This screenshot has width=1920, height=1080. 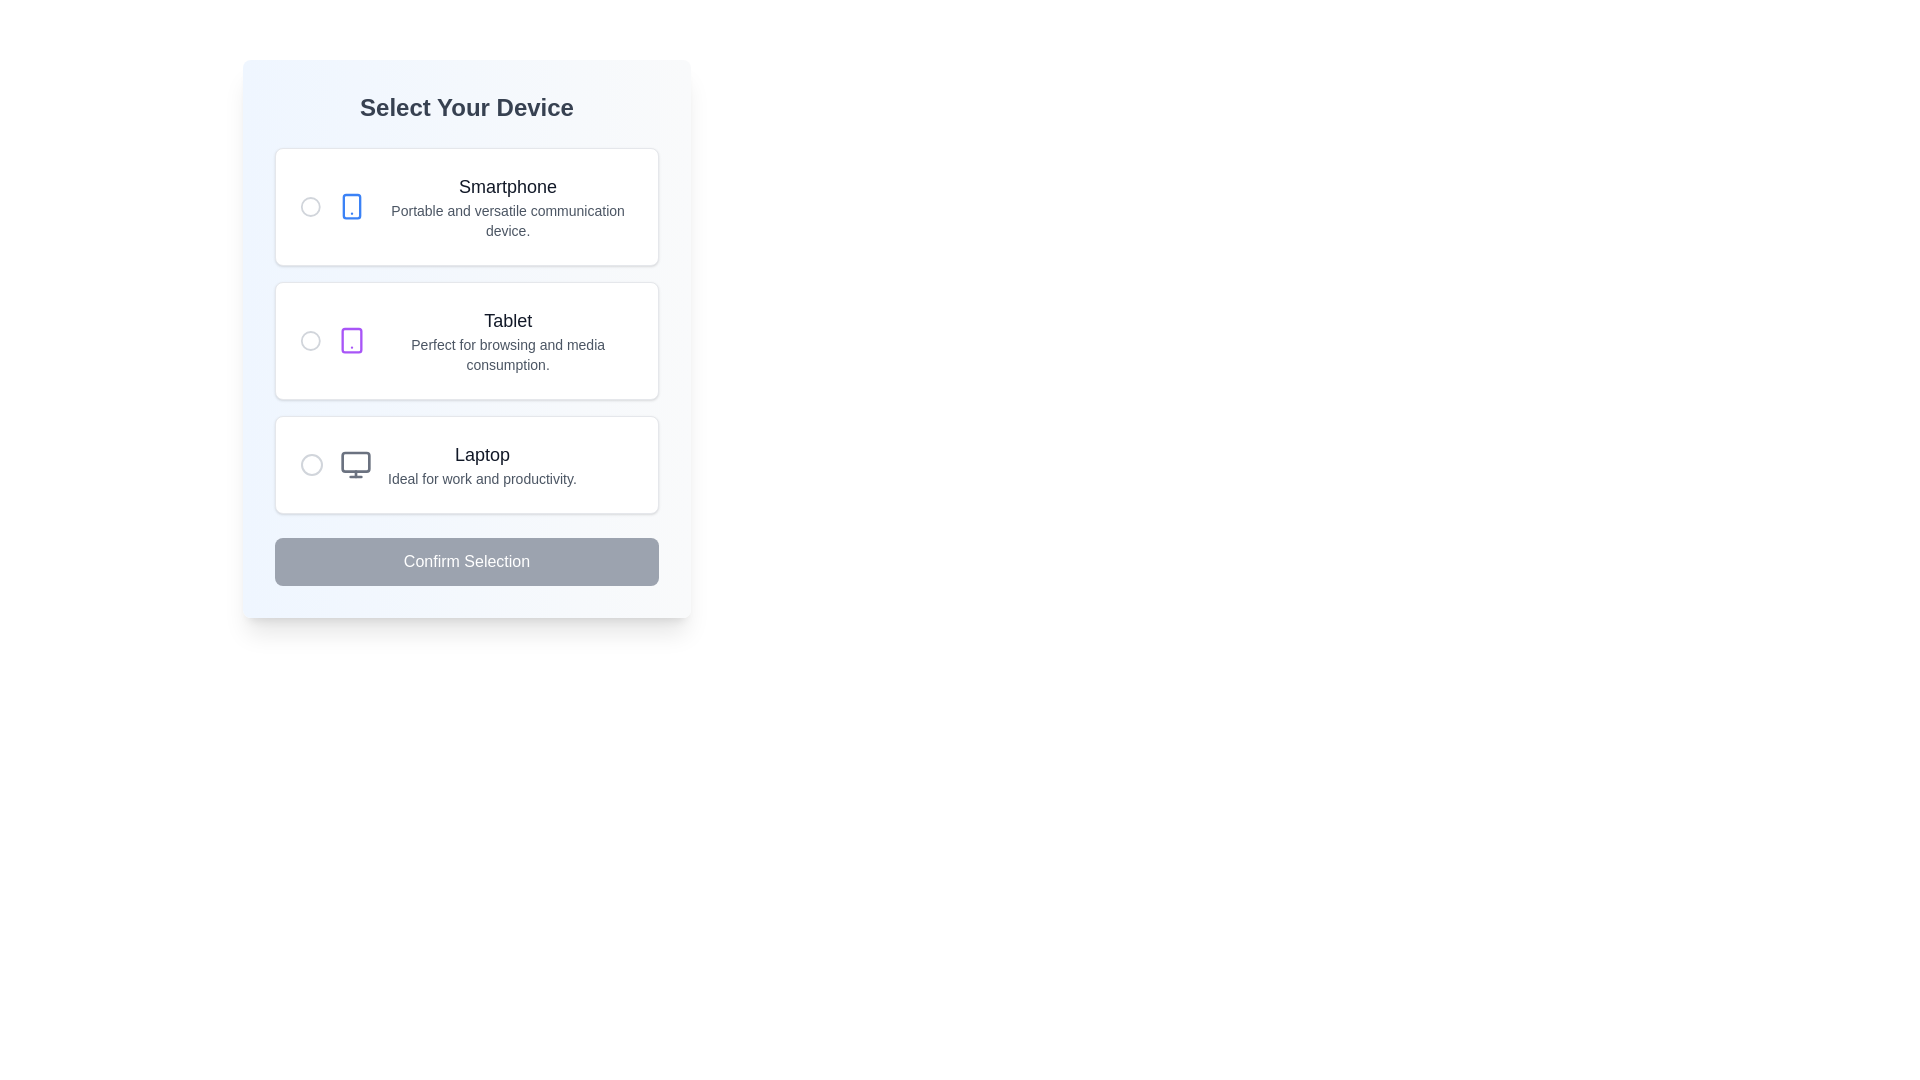 I want to click on the Text display group that displays the device option name and description, positioned above the Tablet option and featuring a left-aligned smartphone icon, so click(x=508, y=207).